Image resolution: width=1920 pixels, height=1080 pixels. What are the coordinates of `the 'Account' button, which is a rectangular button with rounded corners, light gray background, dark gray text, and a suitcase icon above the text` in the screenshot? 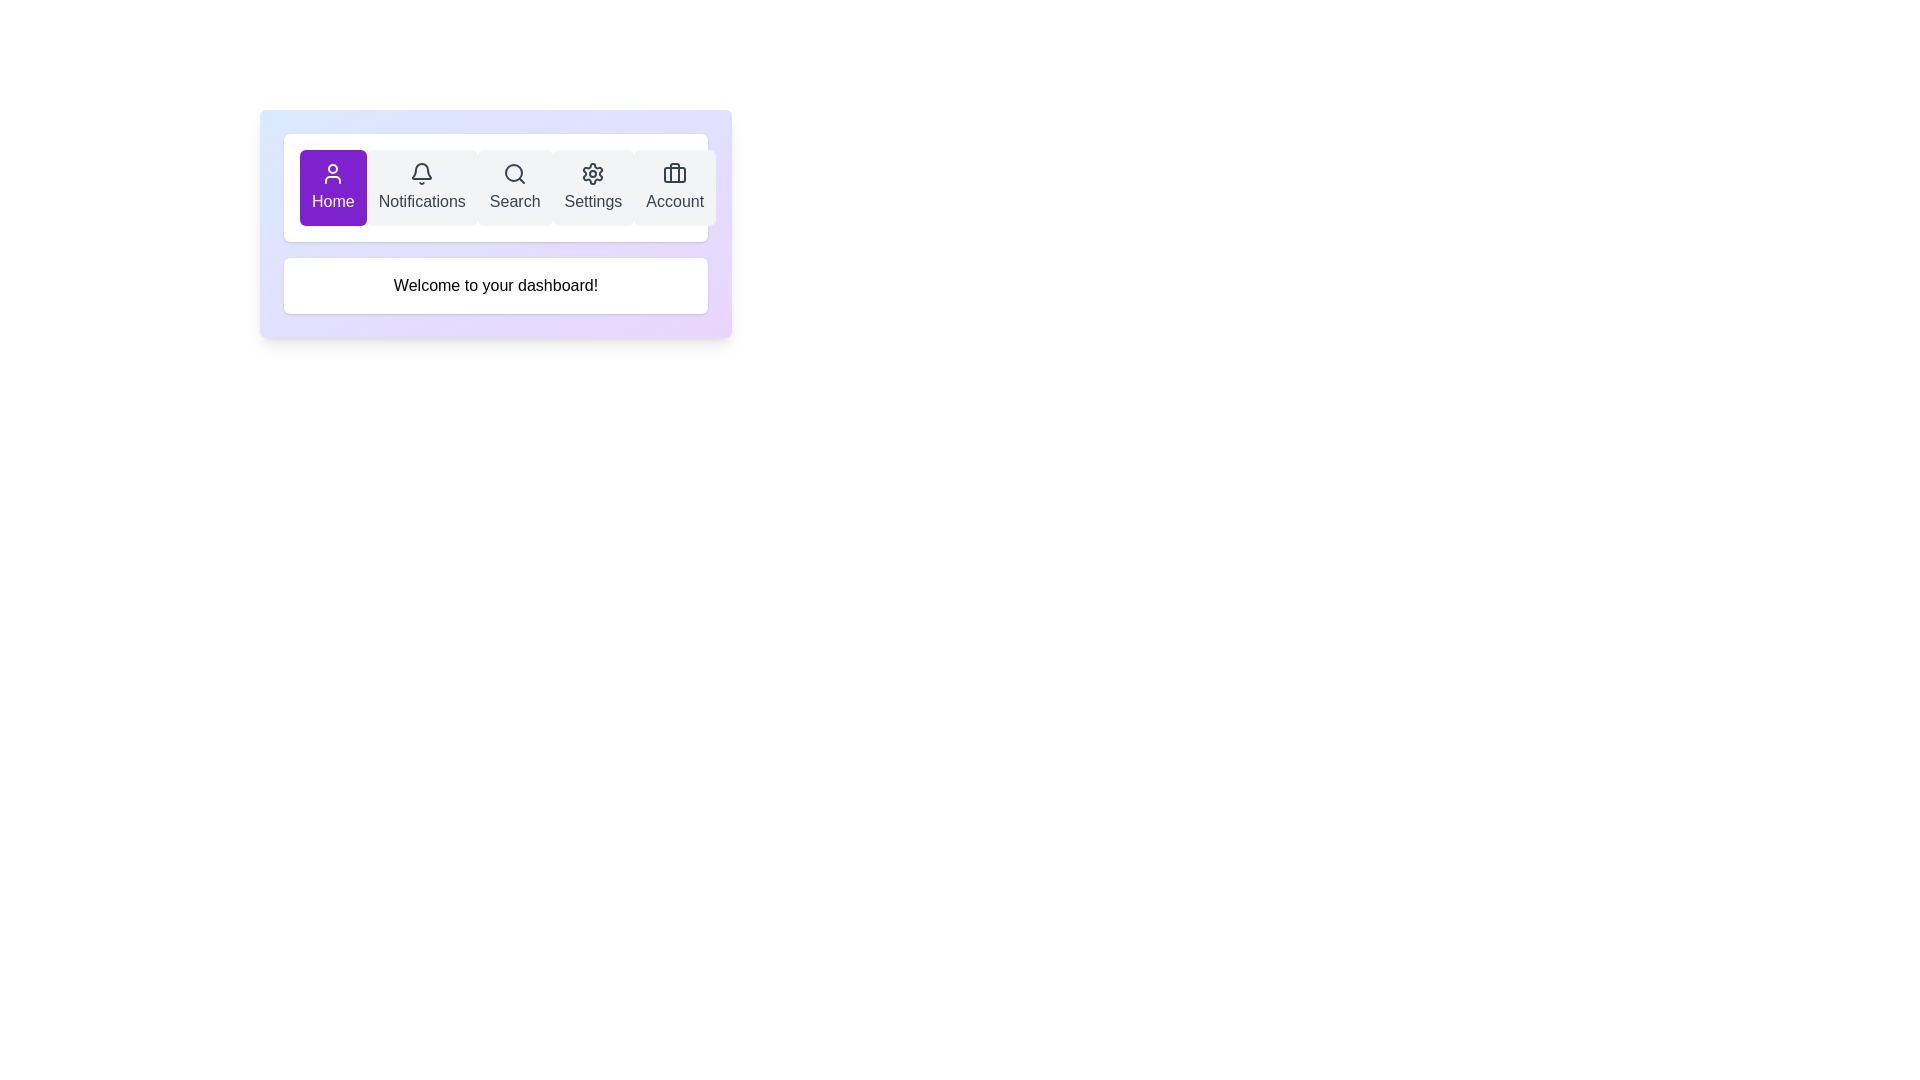 It's located at (675, 188).